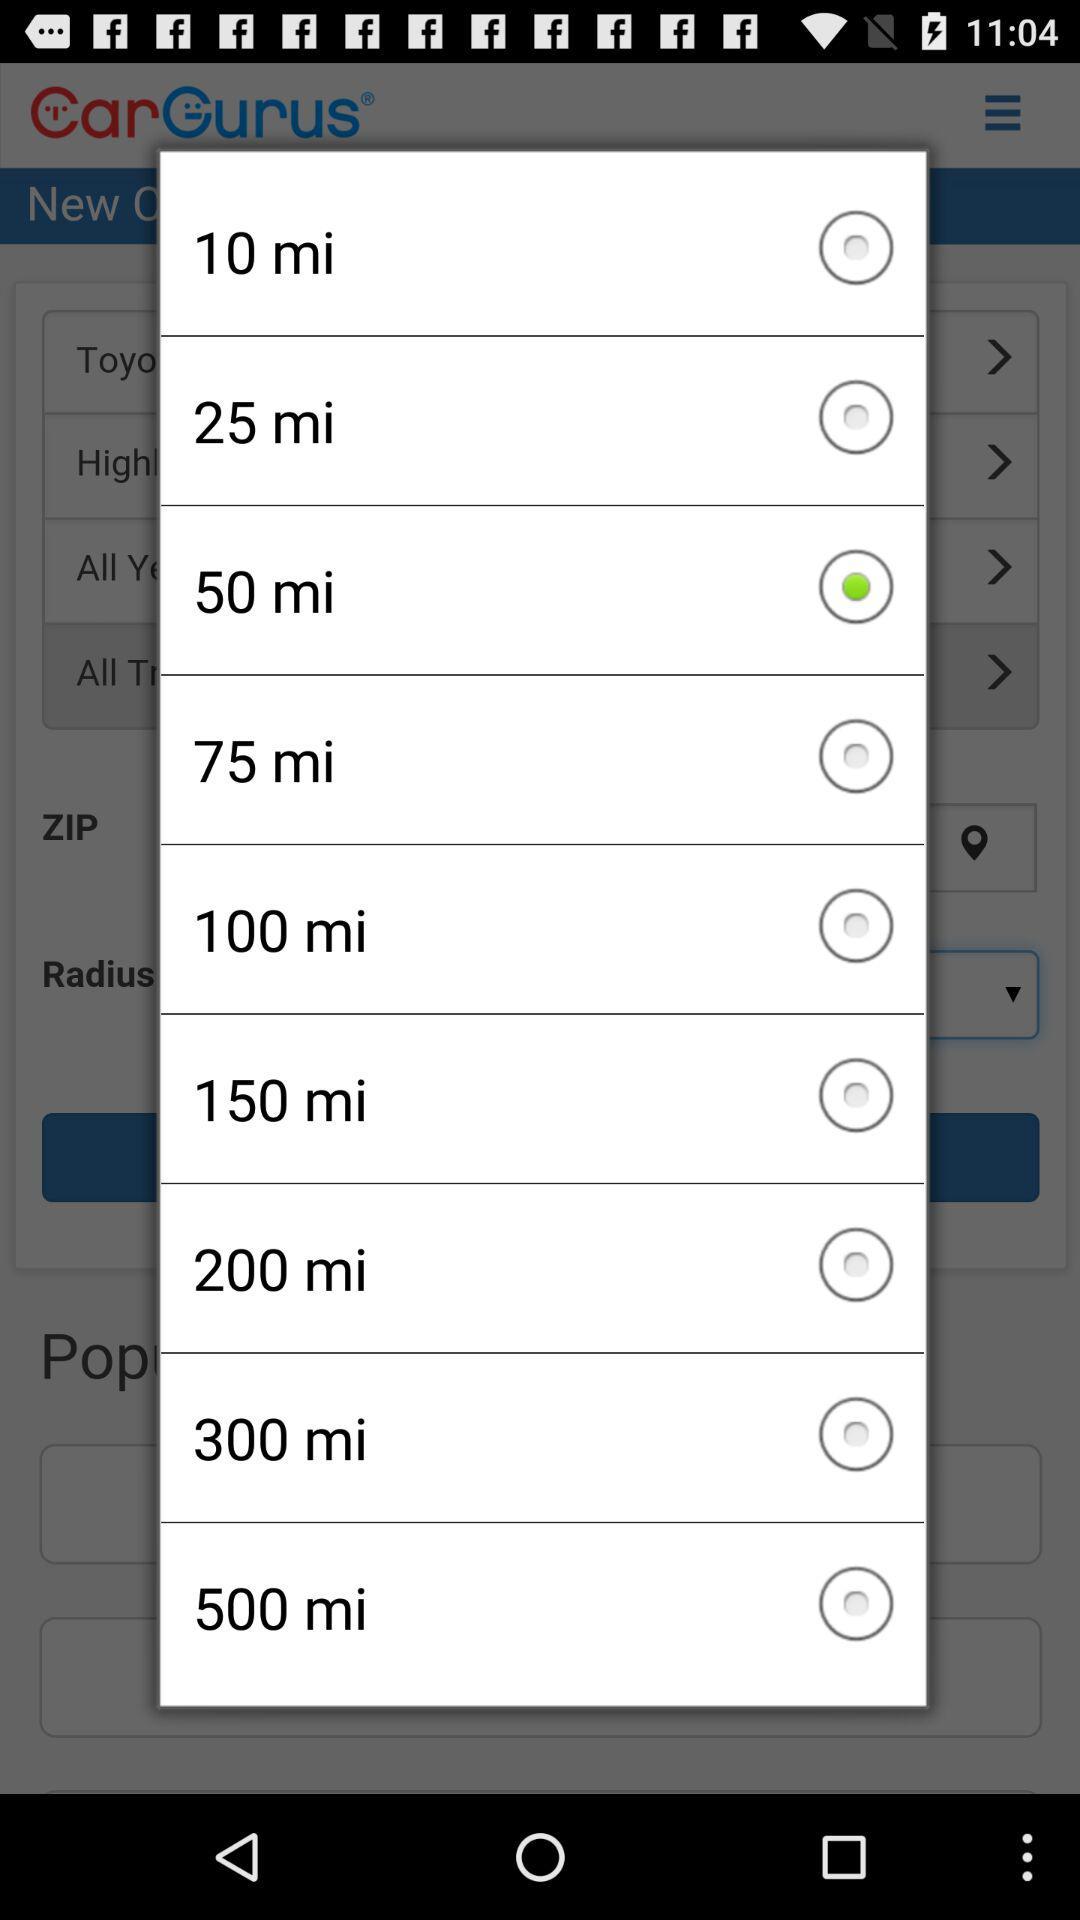 The image size is (1080, 1920). What do you see at coordinates (542, 1097) in the screenshot?
I see `the 150 mi checkbox` at bounding box center [542, 1097].